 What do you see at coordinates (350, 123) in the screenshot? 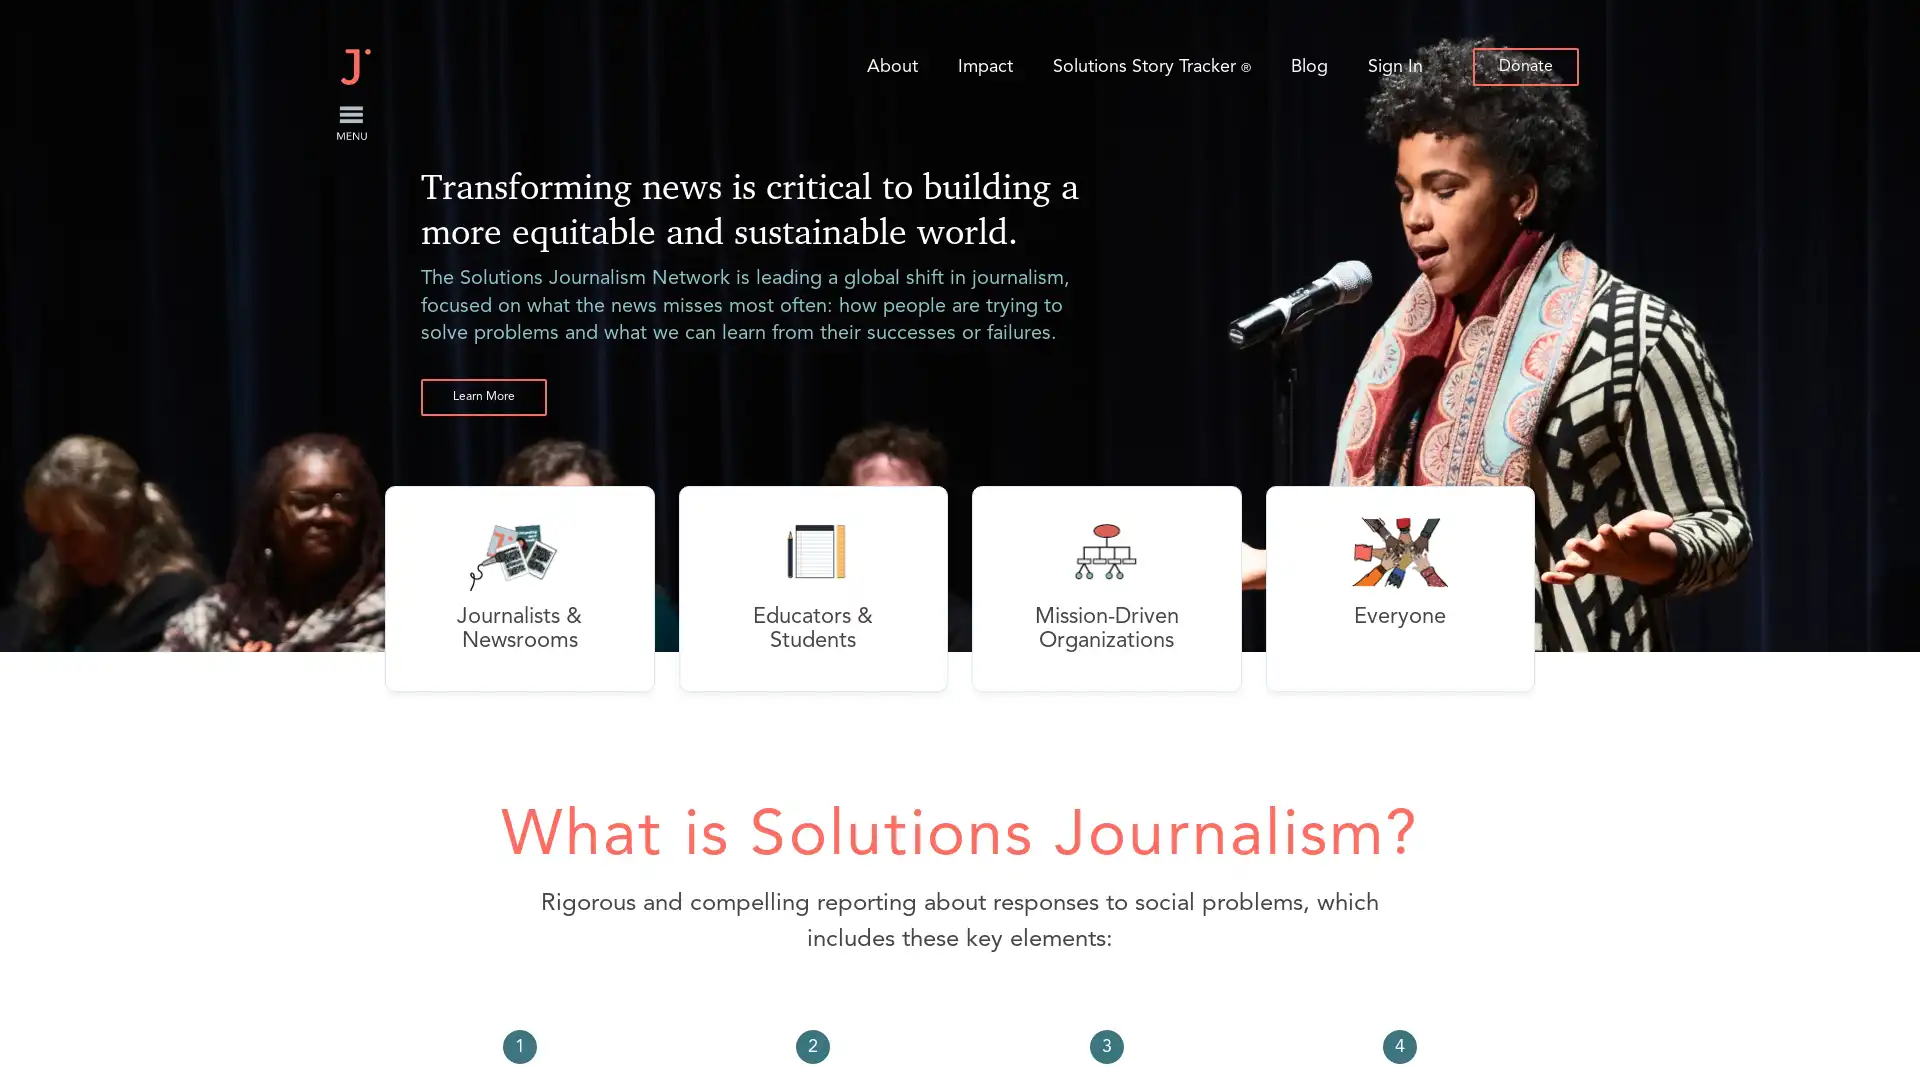
I see `Open Menu` at bounding box center [350, 123].